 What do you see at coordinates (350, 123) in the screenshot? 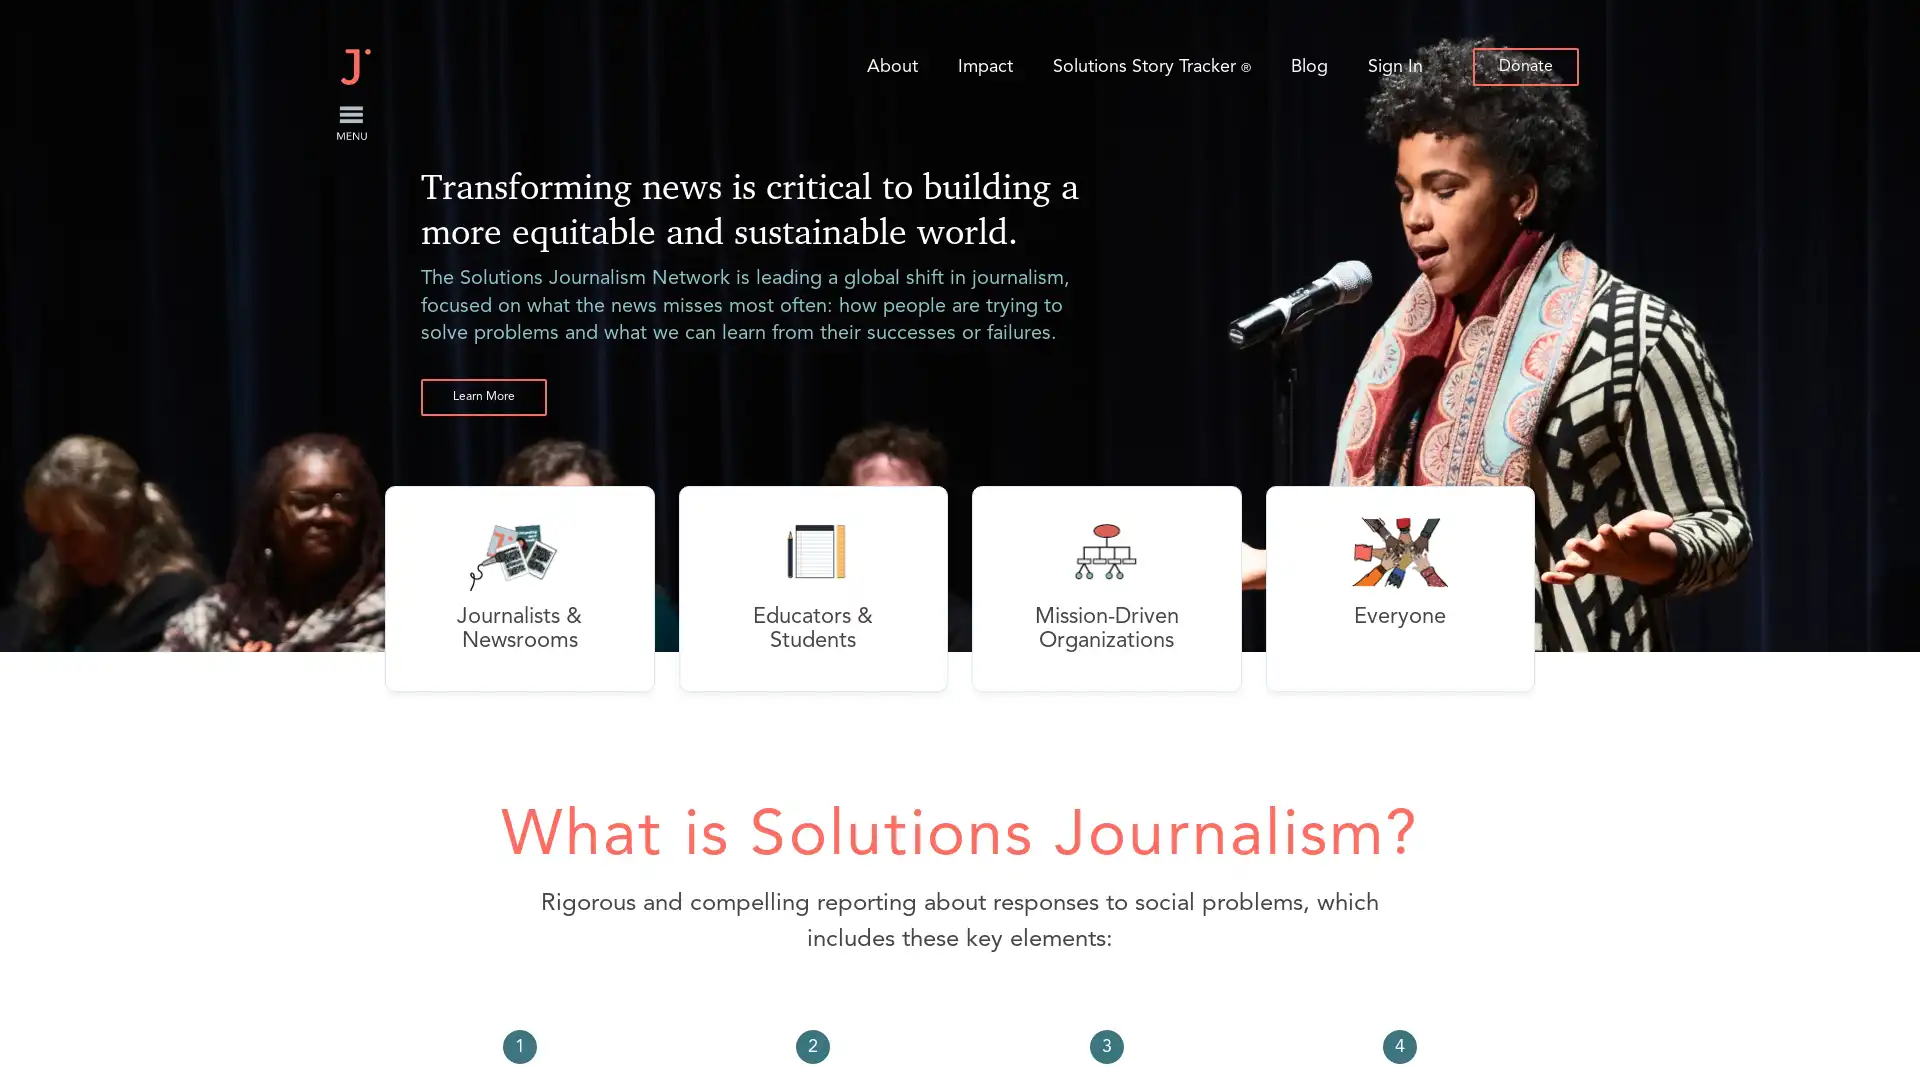
I see `Open Menu` at bounding box center [350, 123].